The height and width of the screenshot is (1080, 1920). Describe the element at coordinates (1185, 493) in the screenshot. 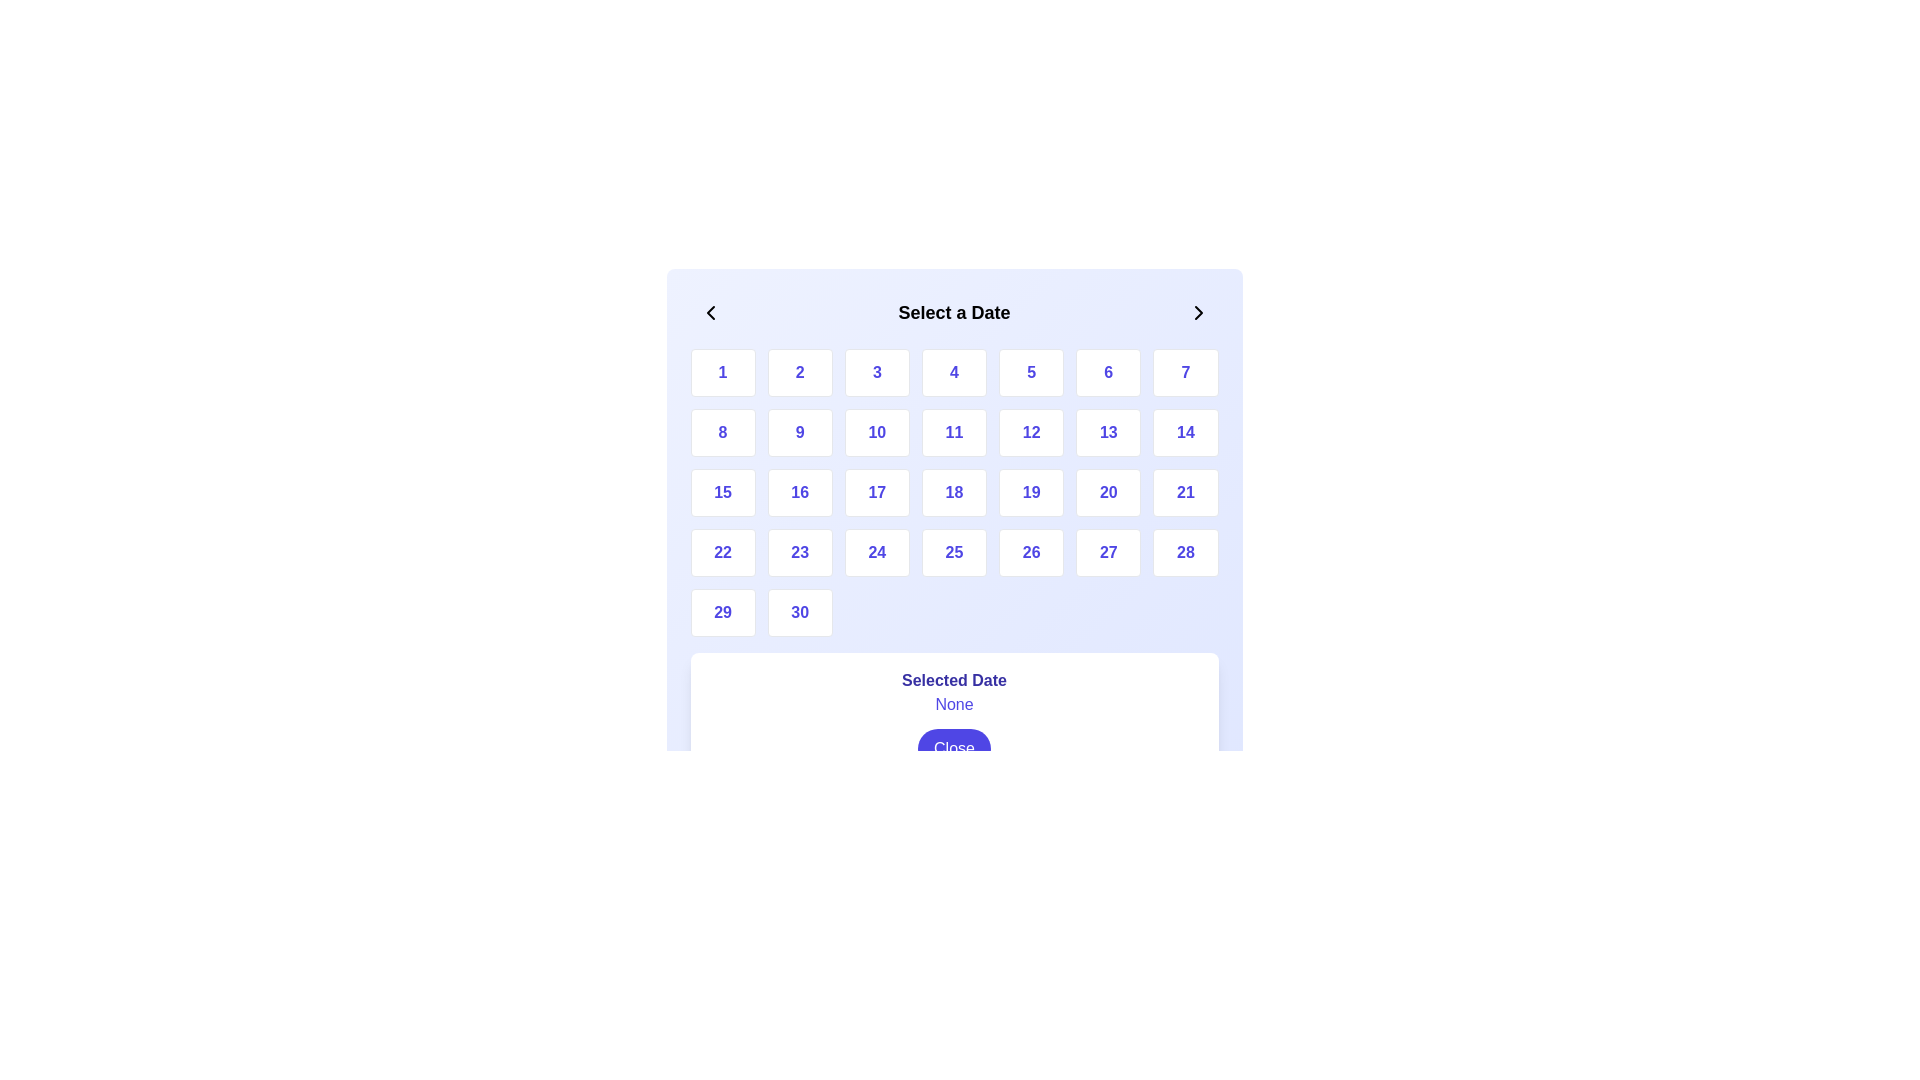

I see `the button located in the third row, seventh column of the date selection grid` at that location.